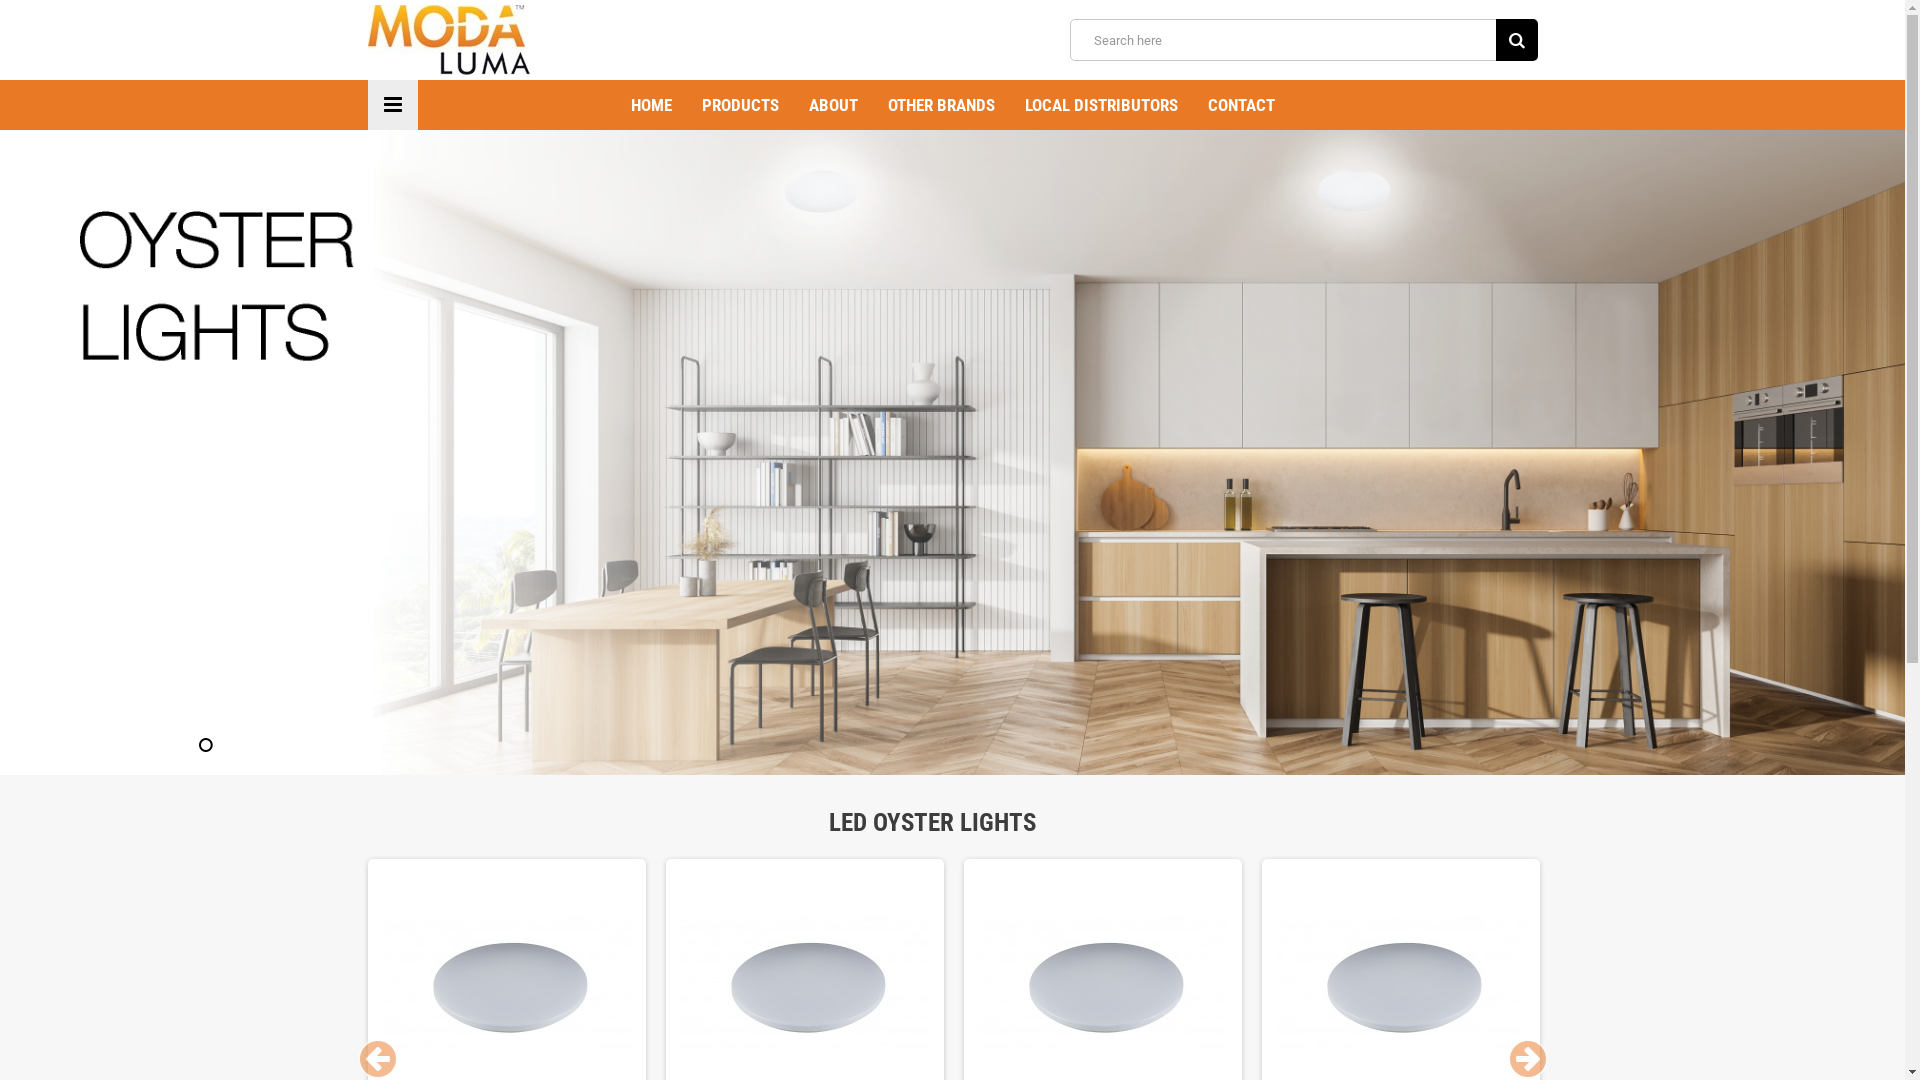 The height and width of the screenshot is (1080, 1920). Describe the element at coordinates (1009, 104) in the screenshot. I see `'LOCAL DISTRIBUTORS'` at that location.